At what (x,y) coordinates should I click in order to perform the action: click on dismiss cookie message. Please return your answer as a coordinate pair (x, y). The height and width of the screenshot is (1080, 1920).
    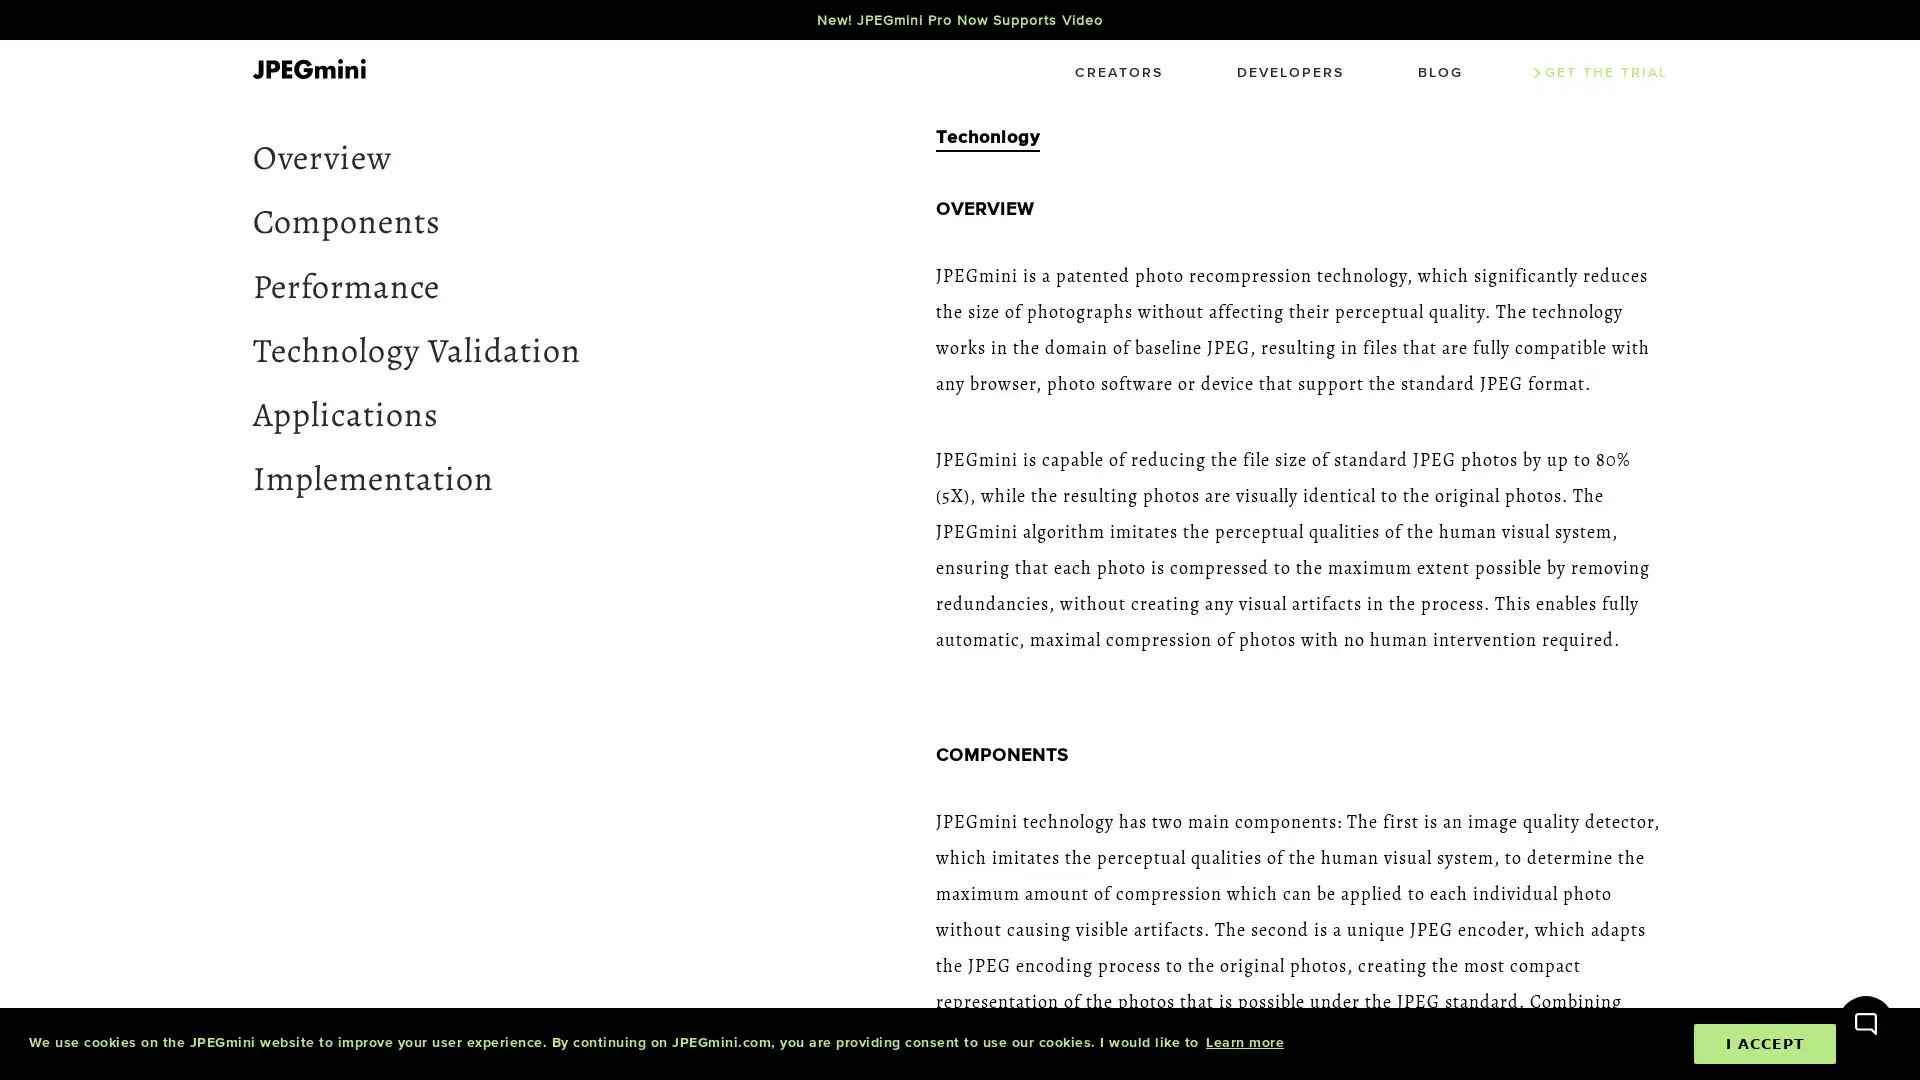
    Looking at the image, I should click on (1765, 1043).